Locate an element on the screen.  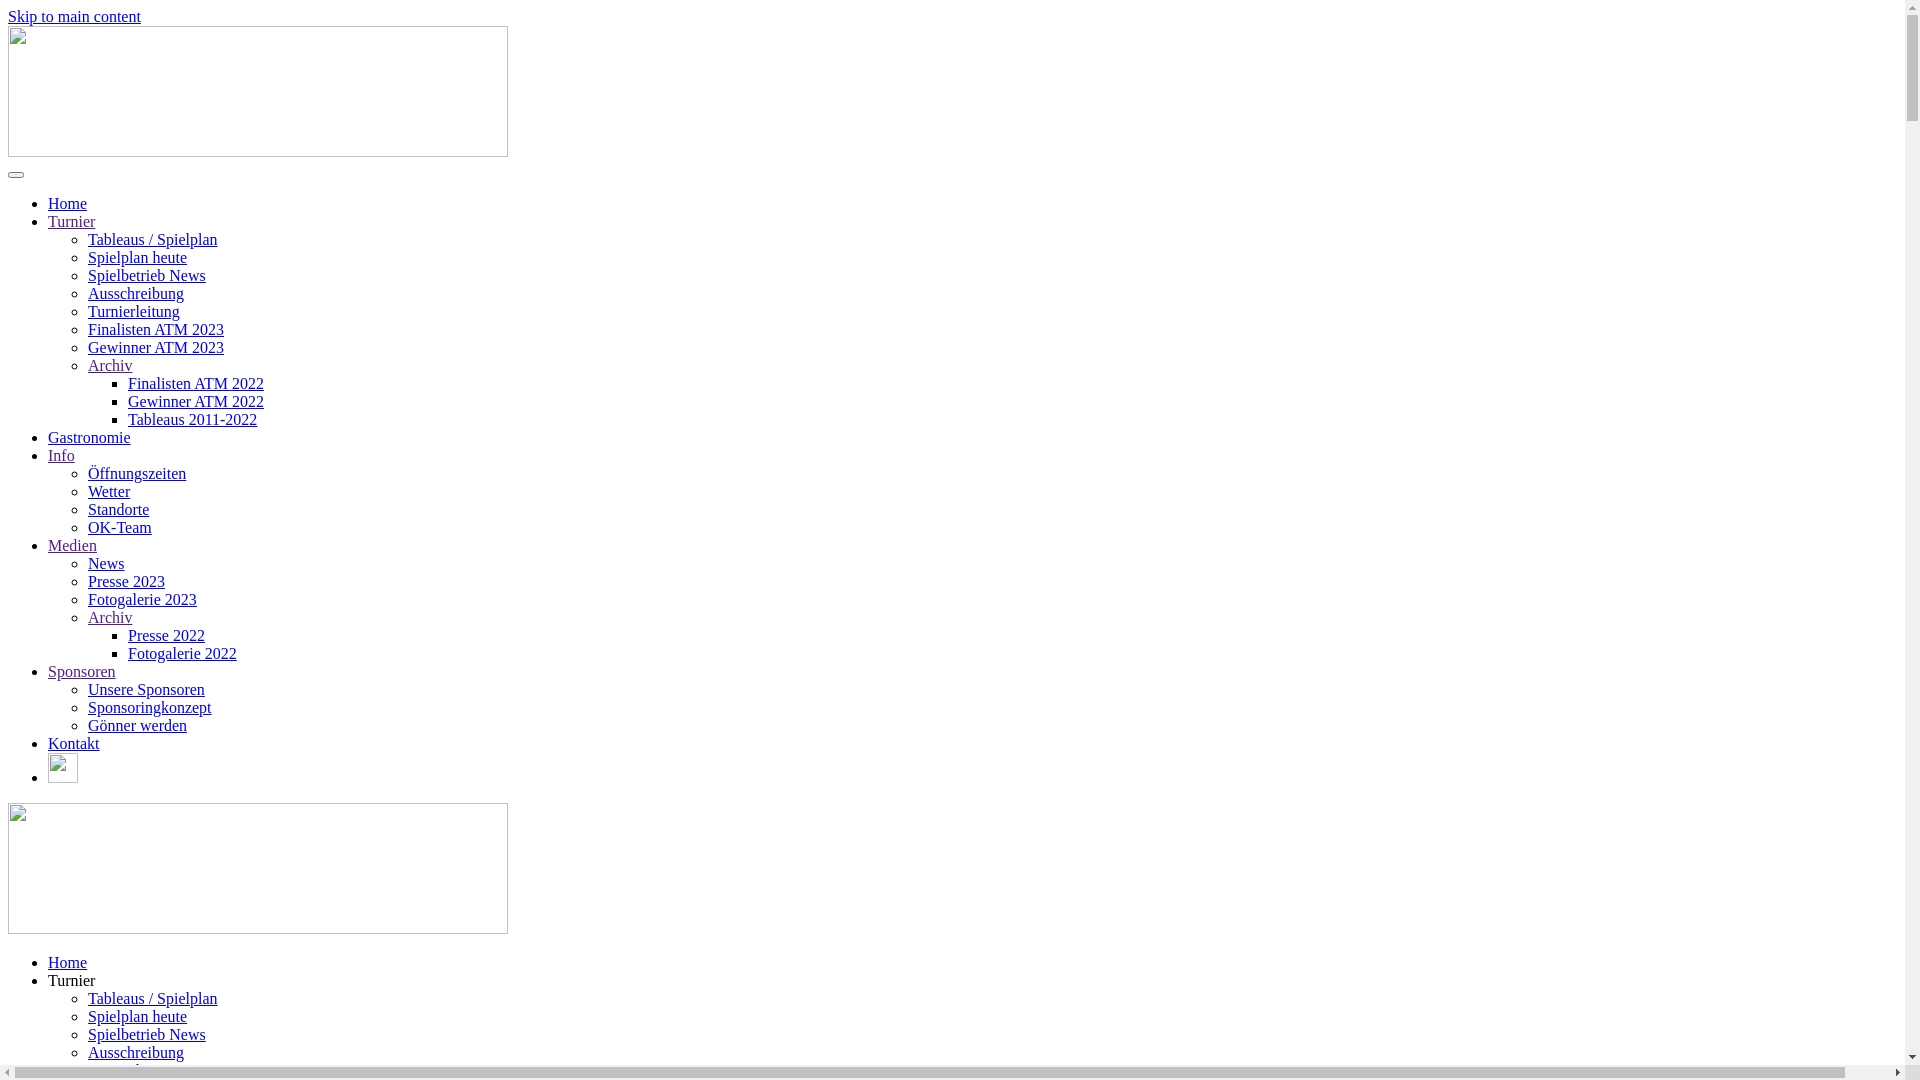
'Unsere Sponsoren' is located at coordinates (86, 688).